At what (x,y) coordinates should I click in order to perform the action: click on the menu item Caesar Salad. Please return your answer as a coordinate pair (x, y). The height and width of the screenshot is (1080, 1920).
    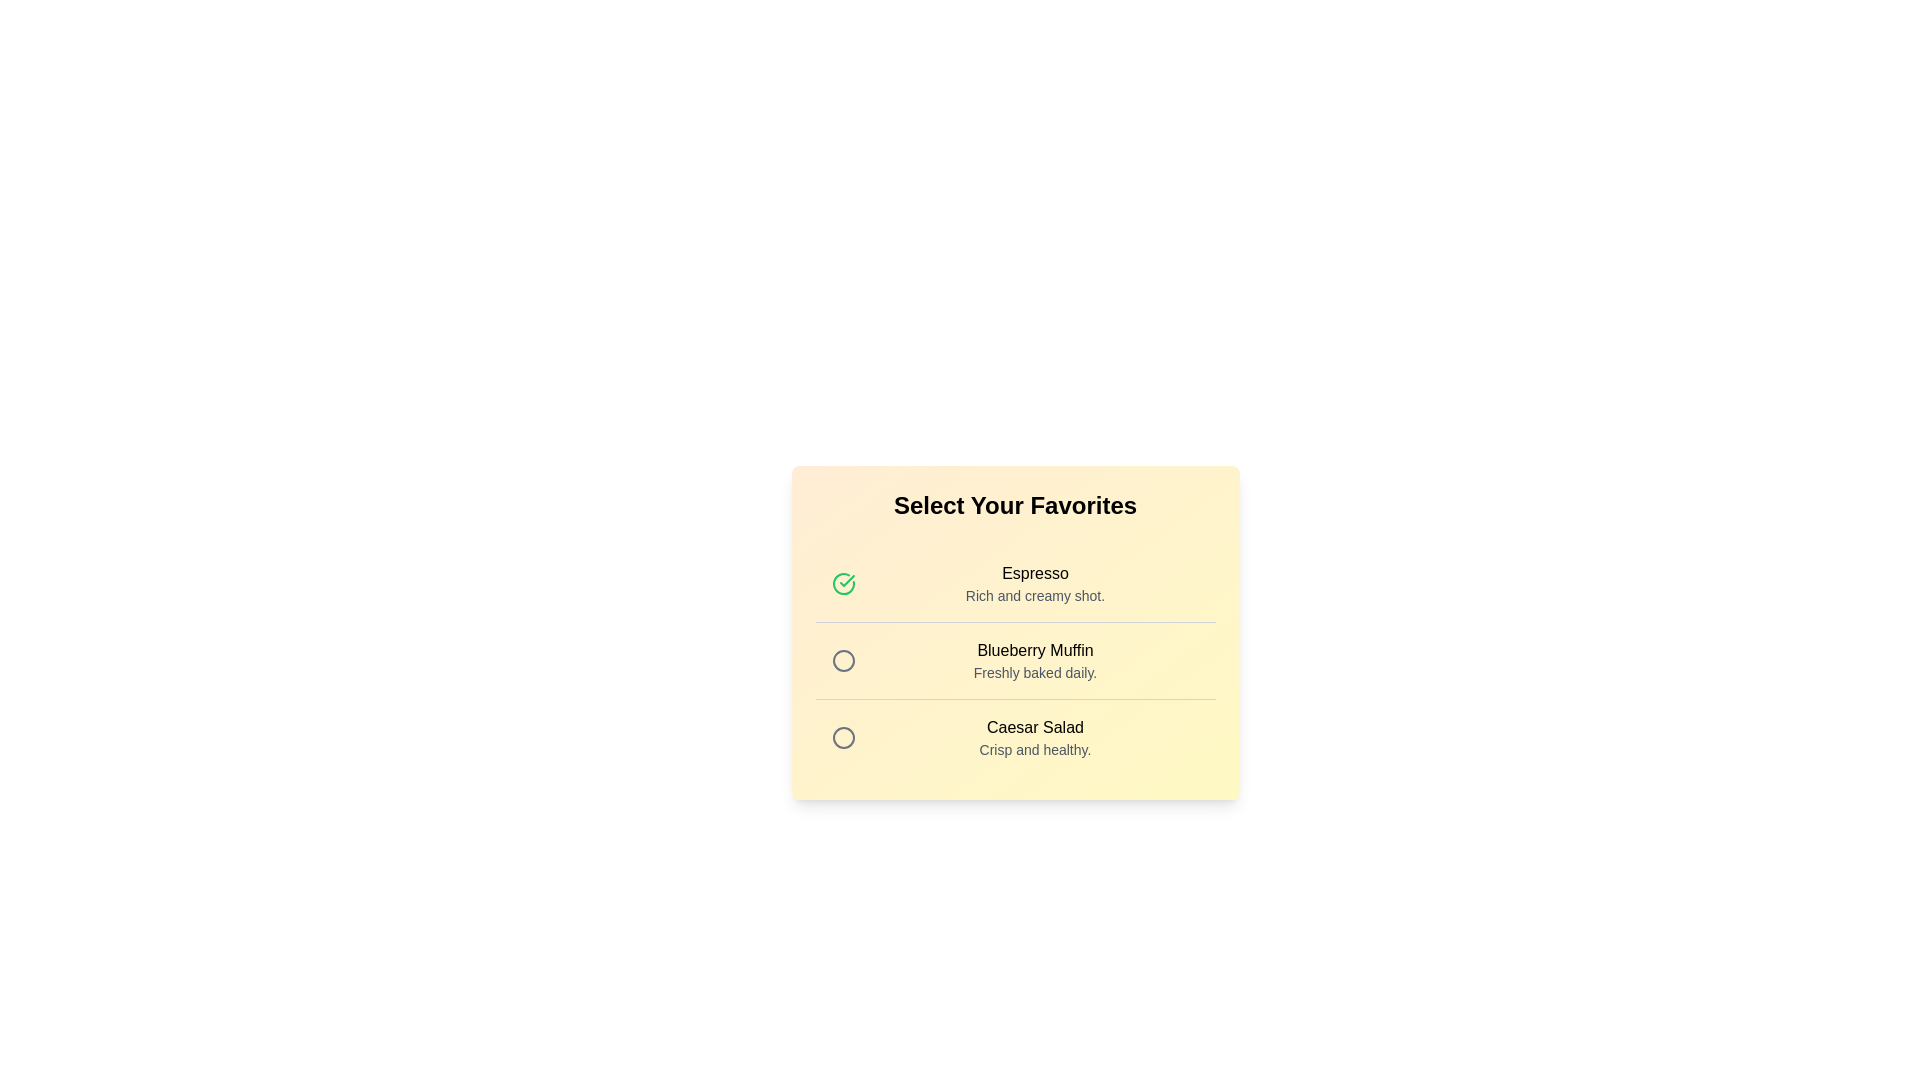
    Looking at the image, I should click on (843, 737).